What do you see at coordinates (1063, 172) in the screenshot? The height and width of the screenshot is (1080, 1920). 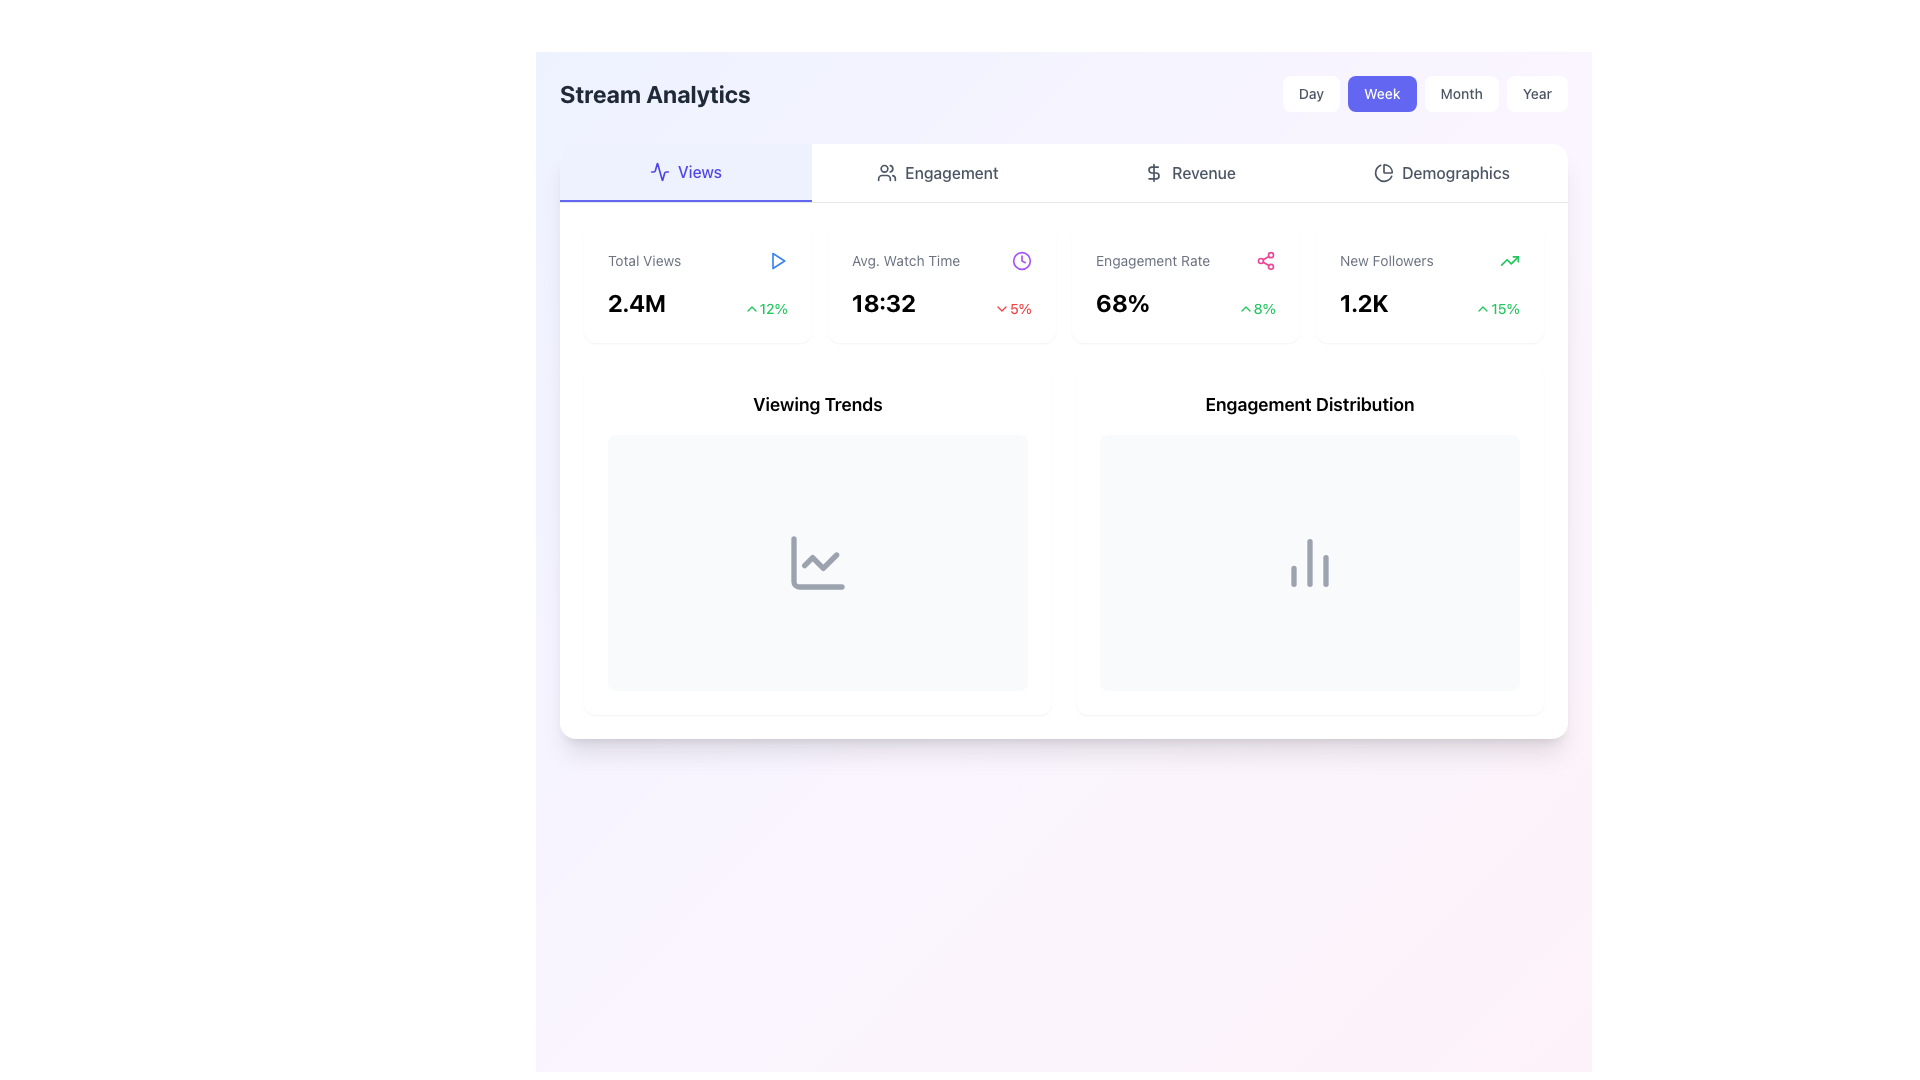 I see `the Navigation bar to switch to a corresponding tab such as 'Views', 'Engagement', 'Revenue', or 'Demographics'` at bounding box center [1063, 172].